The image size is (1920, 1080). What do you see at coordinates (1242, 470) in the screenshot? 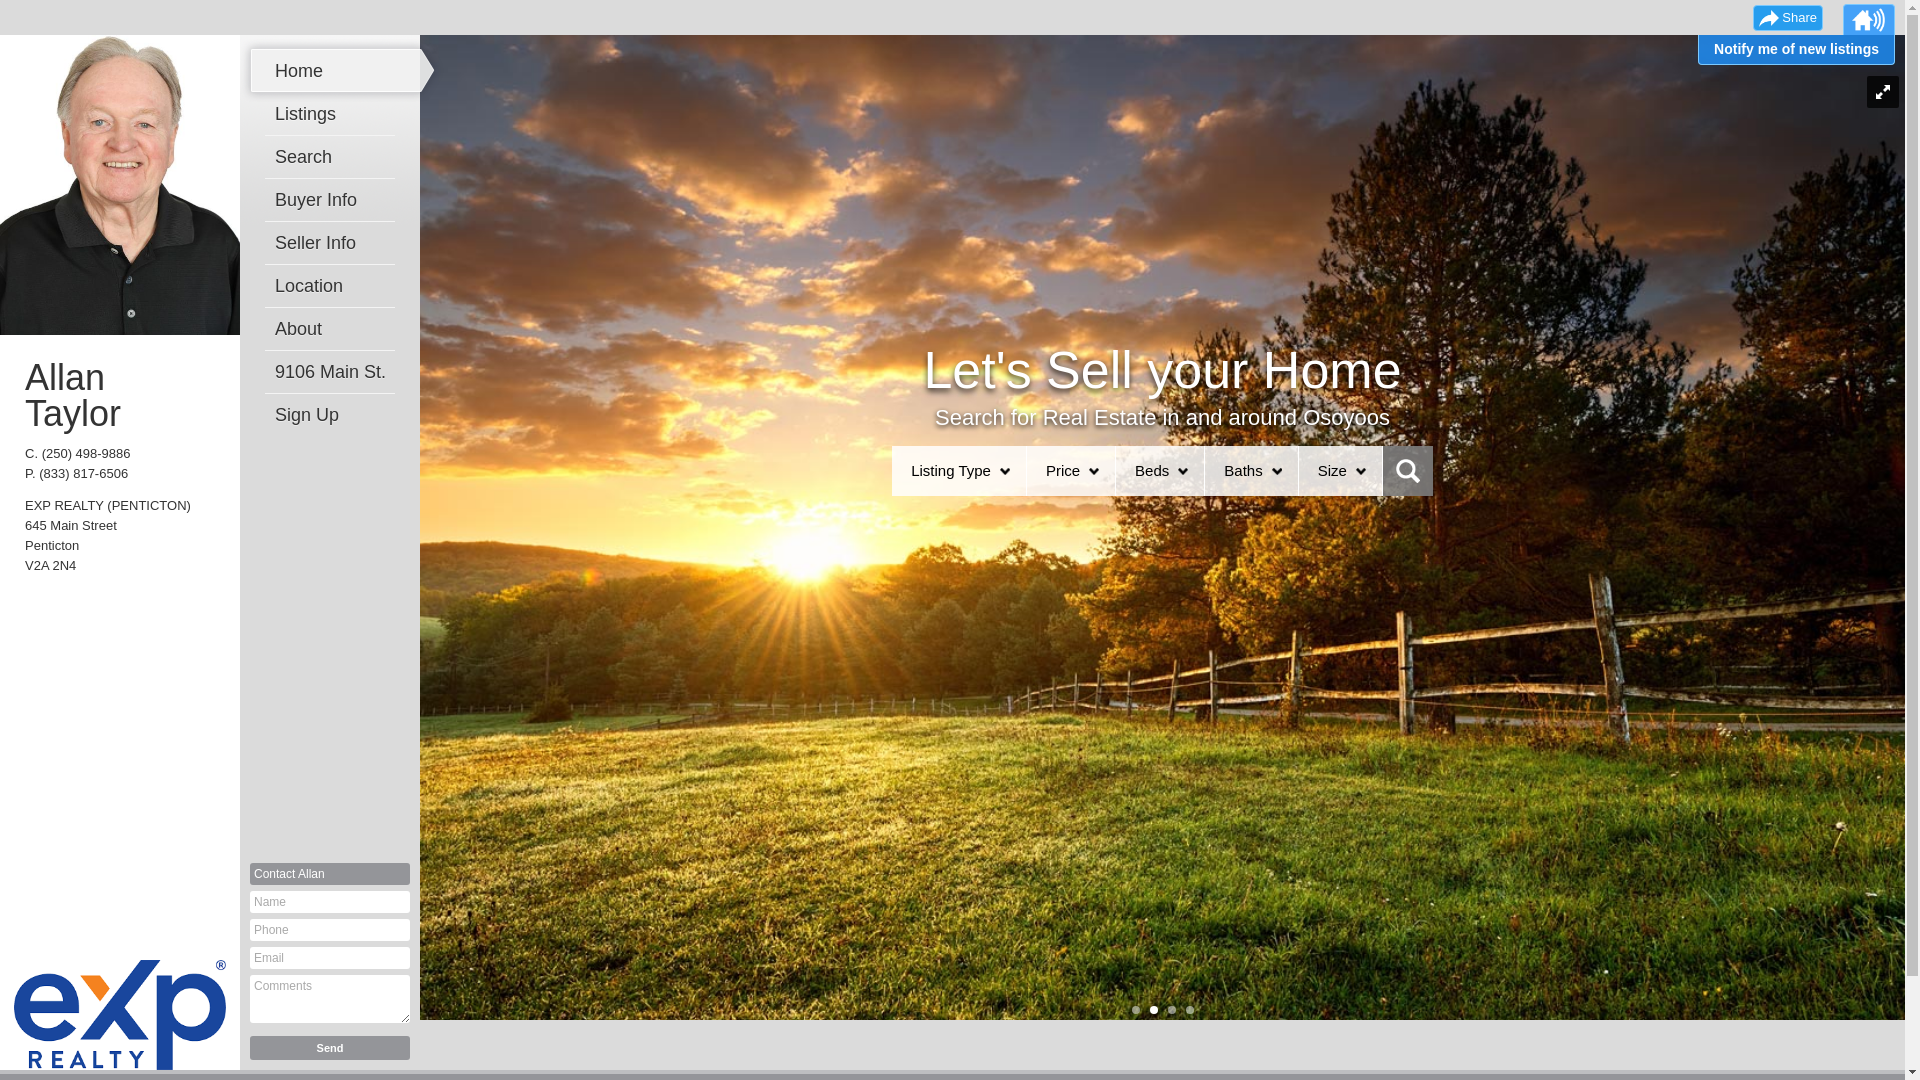
I see `'Baths'` at bounding box center [1242, 470].